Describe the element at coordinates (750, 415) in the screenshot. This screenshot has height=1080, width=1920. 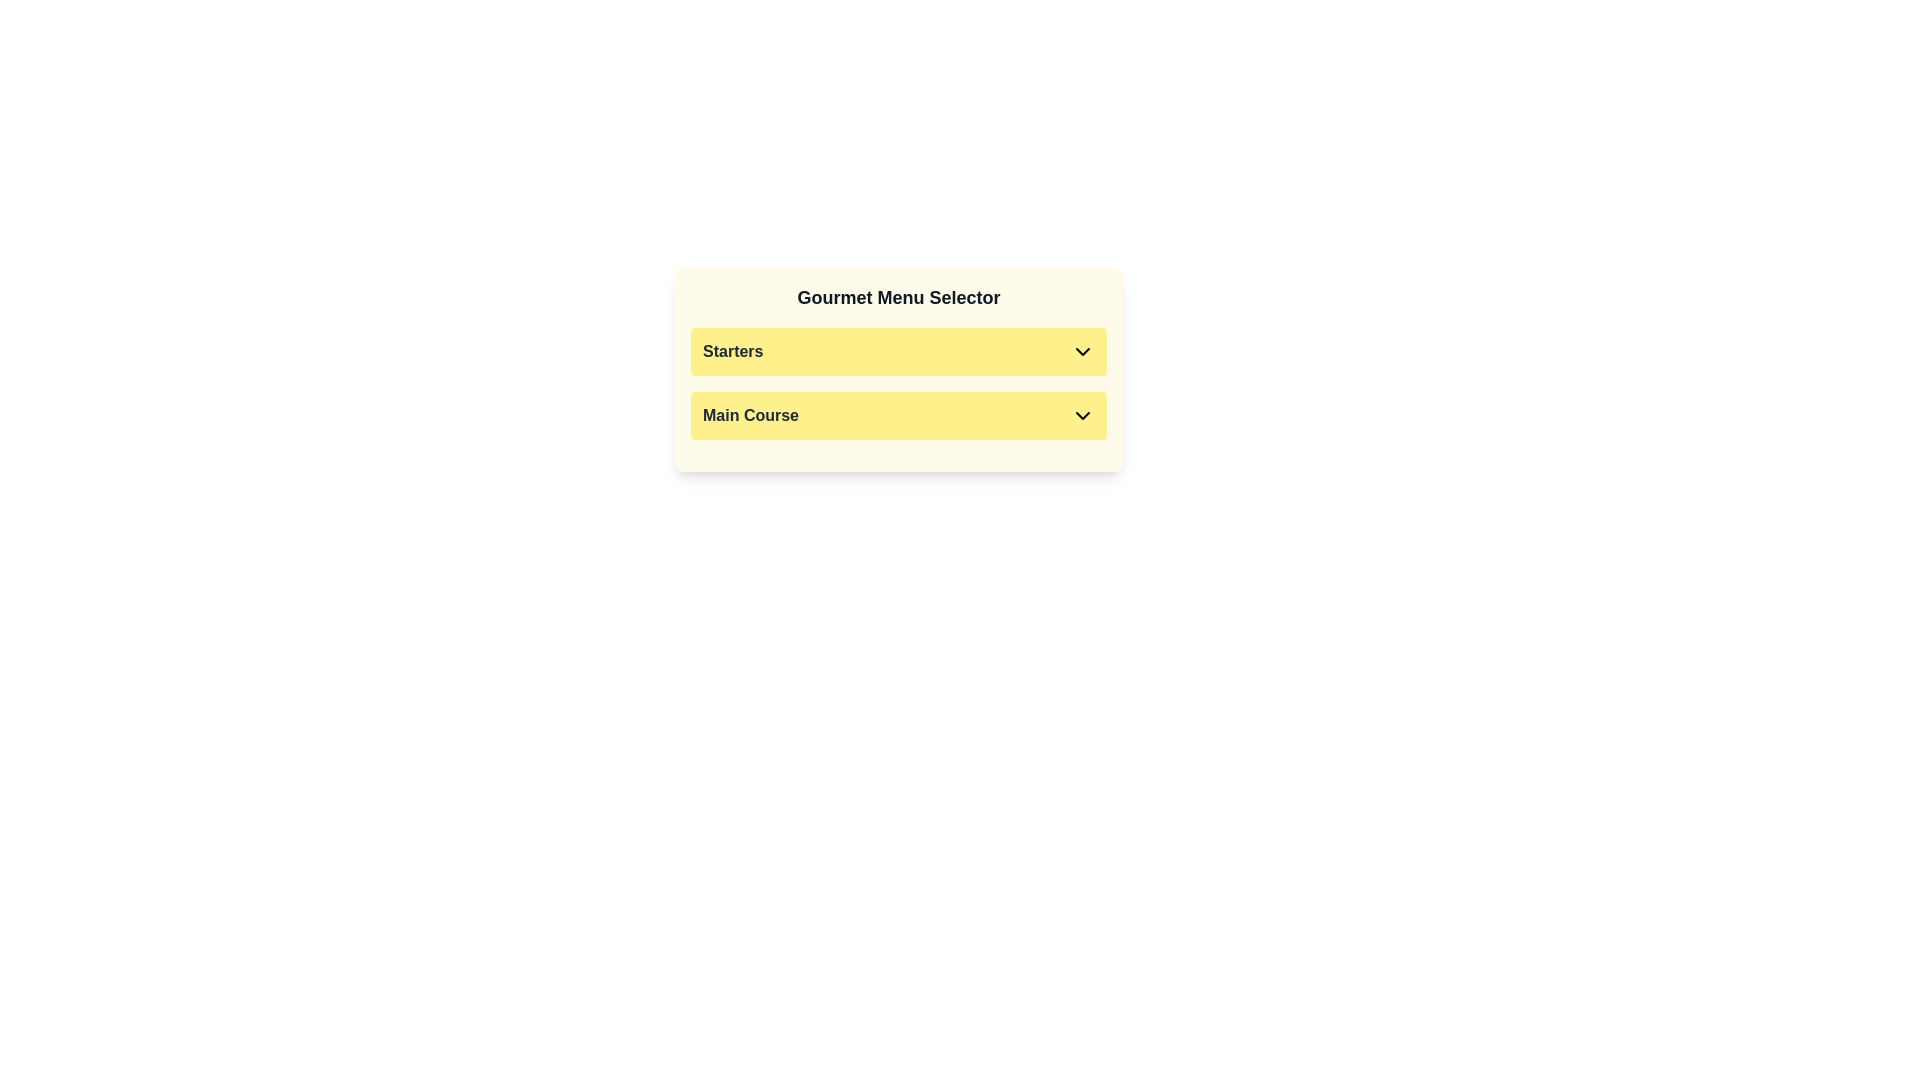
I see `'Main Course' label displayed in bold font on a yellow background, positioned below the 'Starters' box and to the left side of the yellow box` at that location.